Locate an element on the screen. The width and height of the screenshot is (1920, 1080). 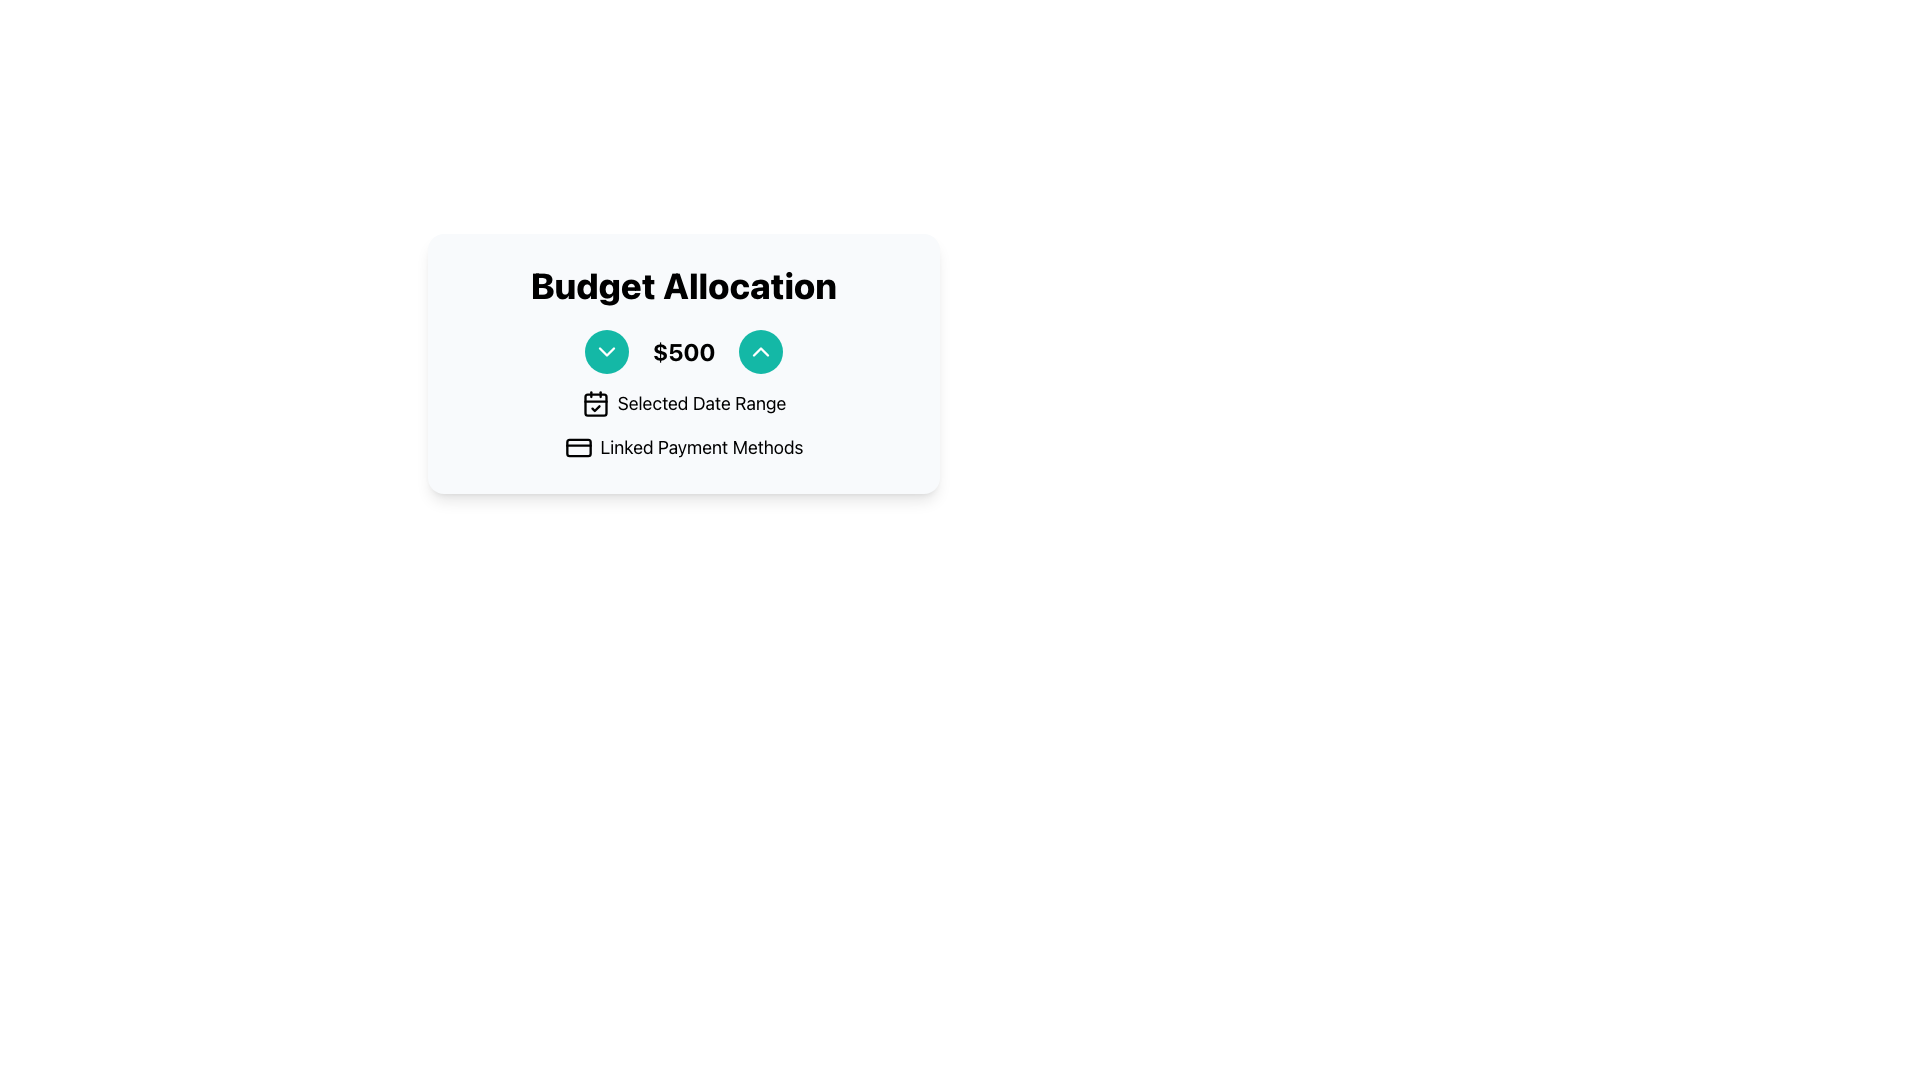
the downward chevron icon located as the second button to the right under the 'Budget Allocation' title is located at coordinates (605, 350).